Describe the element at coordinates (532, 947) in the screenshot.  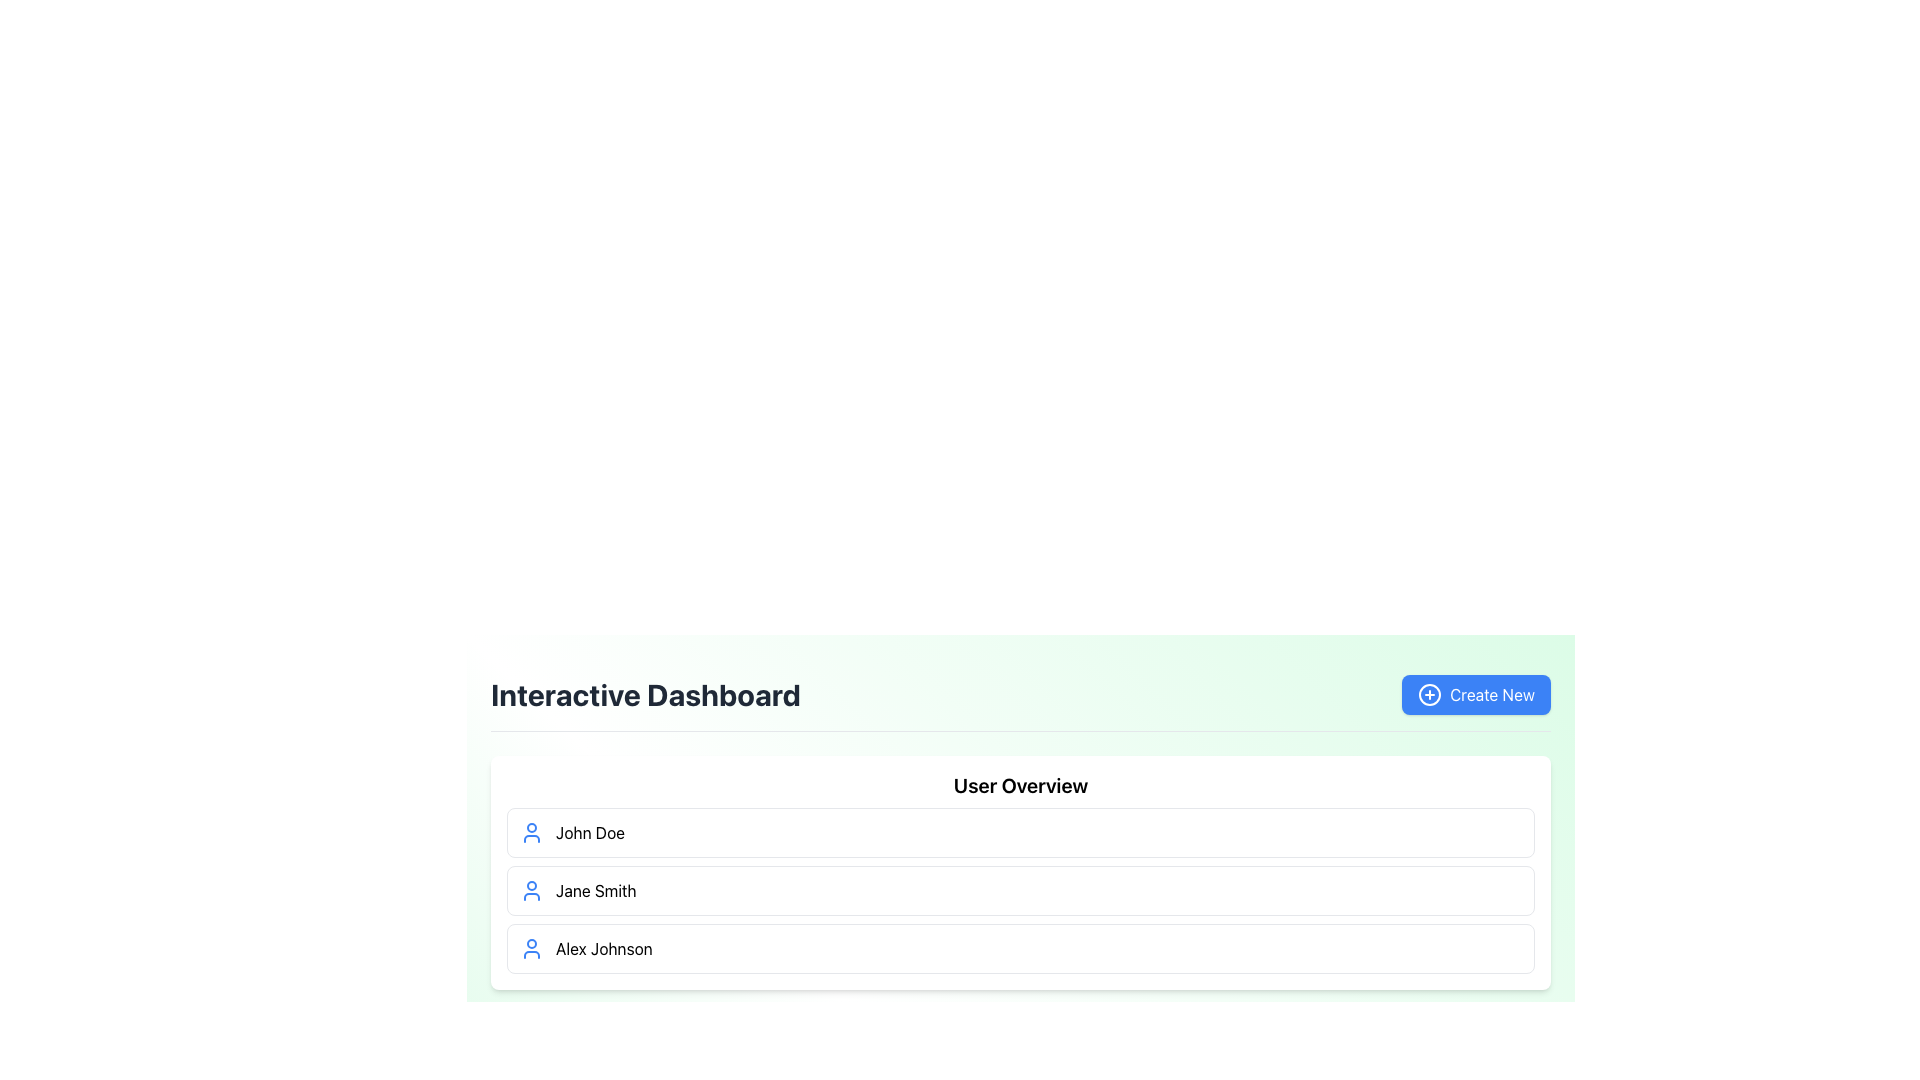
I see `the user profile icon located at the leftmost side of the third row in the 'User Overview' section, next to the name 'Alex Johnson'` at that location.